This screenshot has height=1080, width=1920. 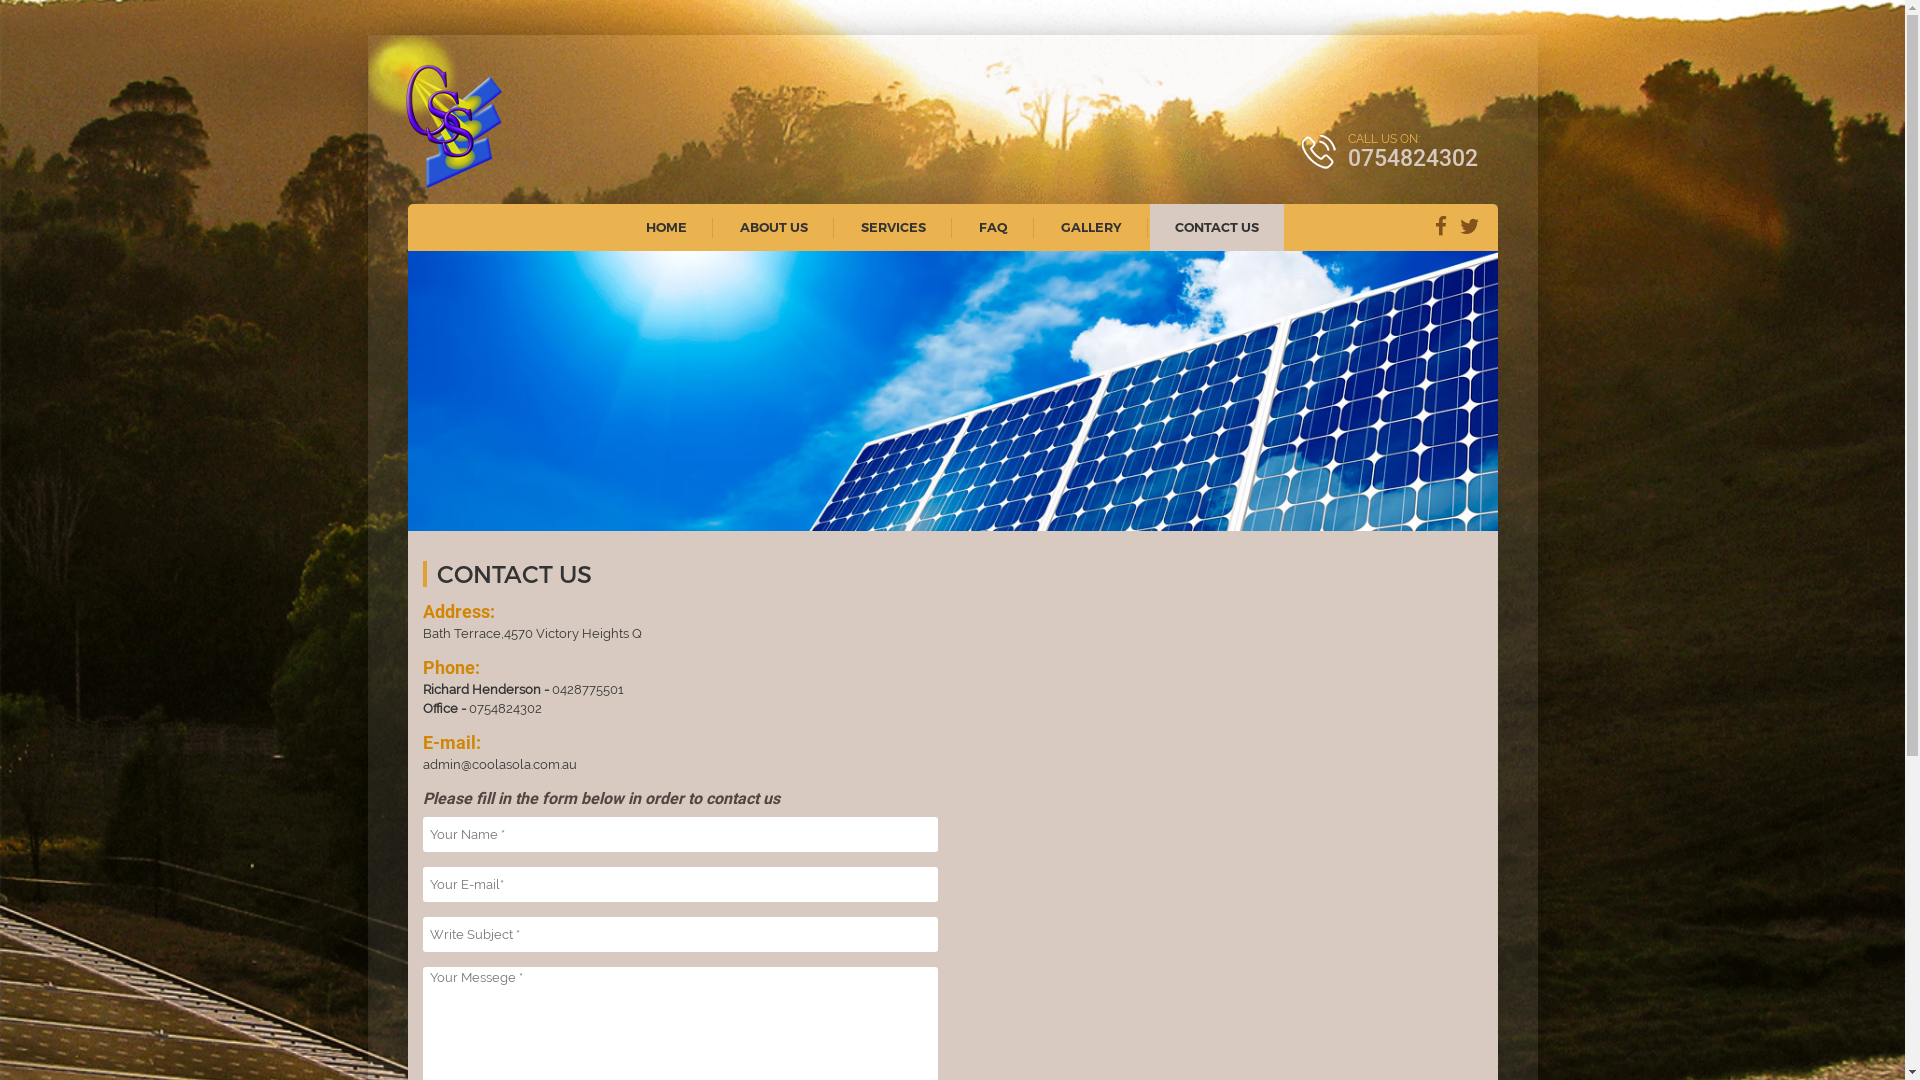 I want to click on 'CONTACT US', so click(x=1216, y=226).